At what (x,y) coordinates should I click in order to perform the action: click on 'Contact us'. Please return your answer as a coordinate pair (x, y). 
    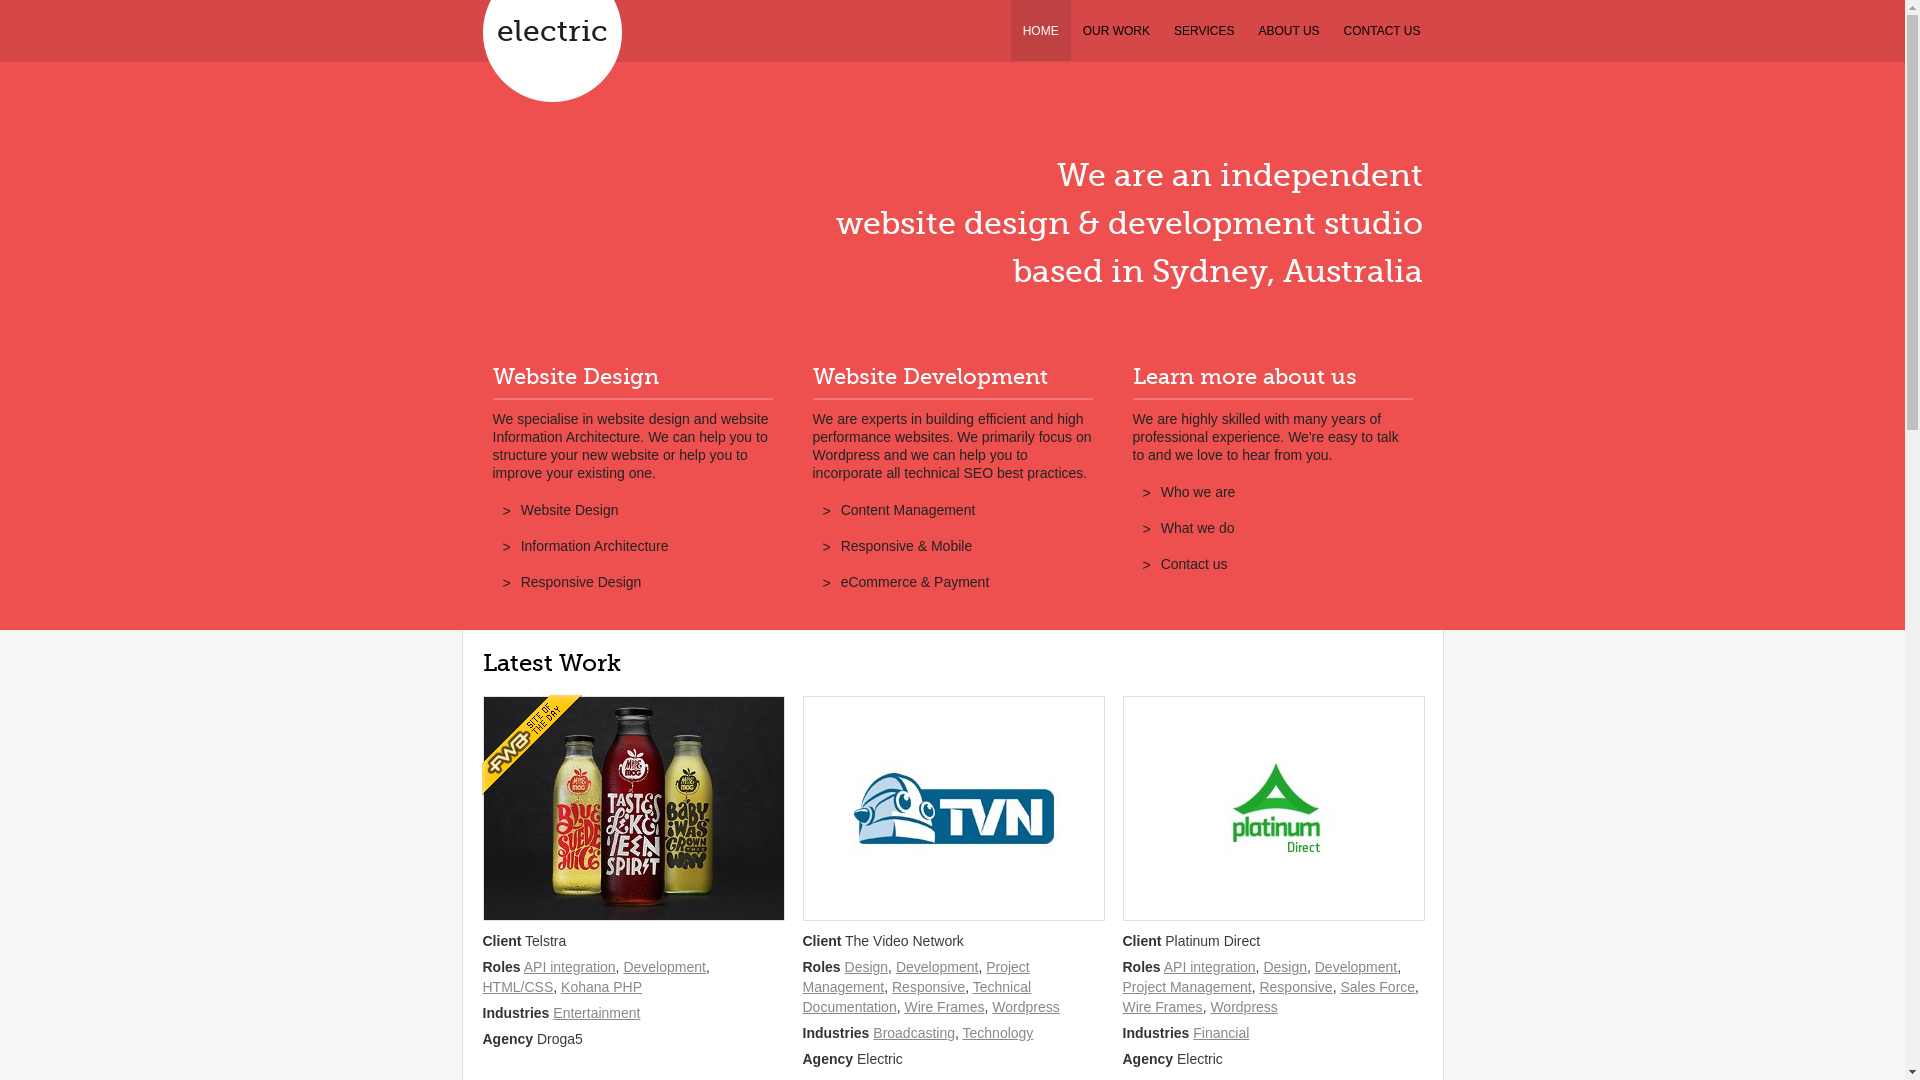
    Looking at the image, I should click on (1194, 563).